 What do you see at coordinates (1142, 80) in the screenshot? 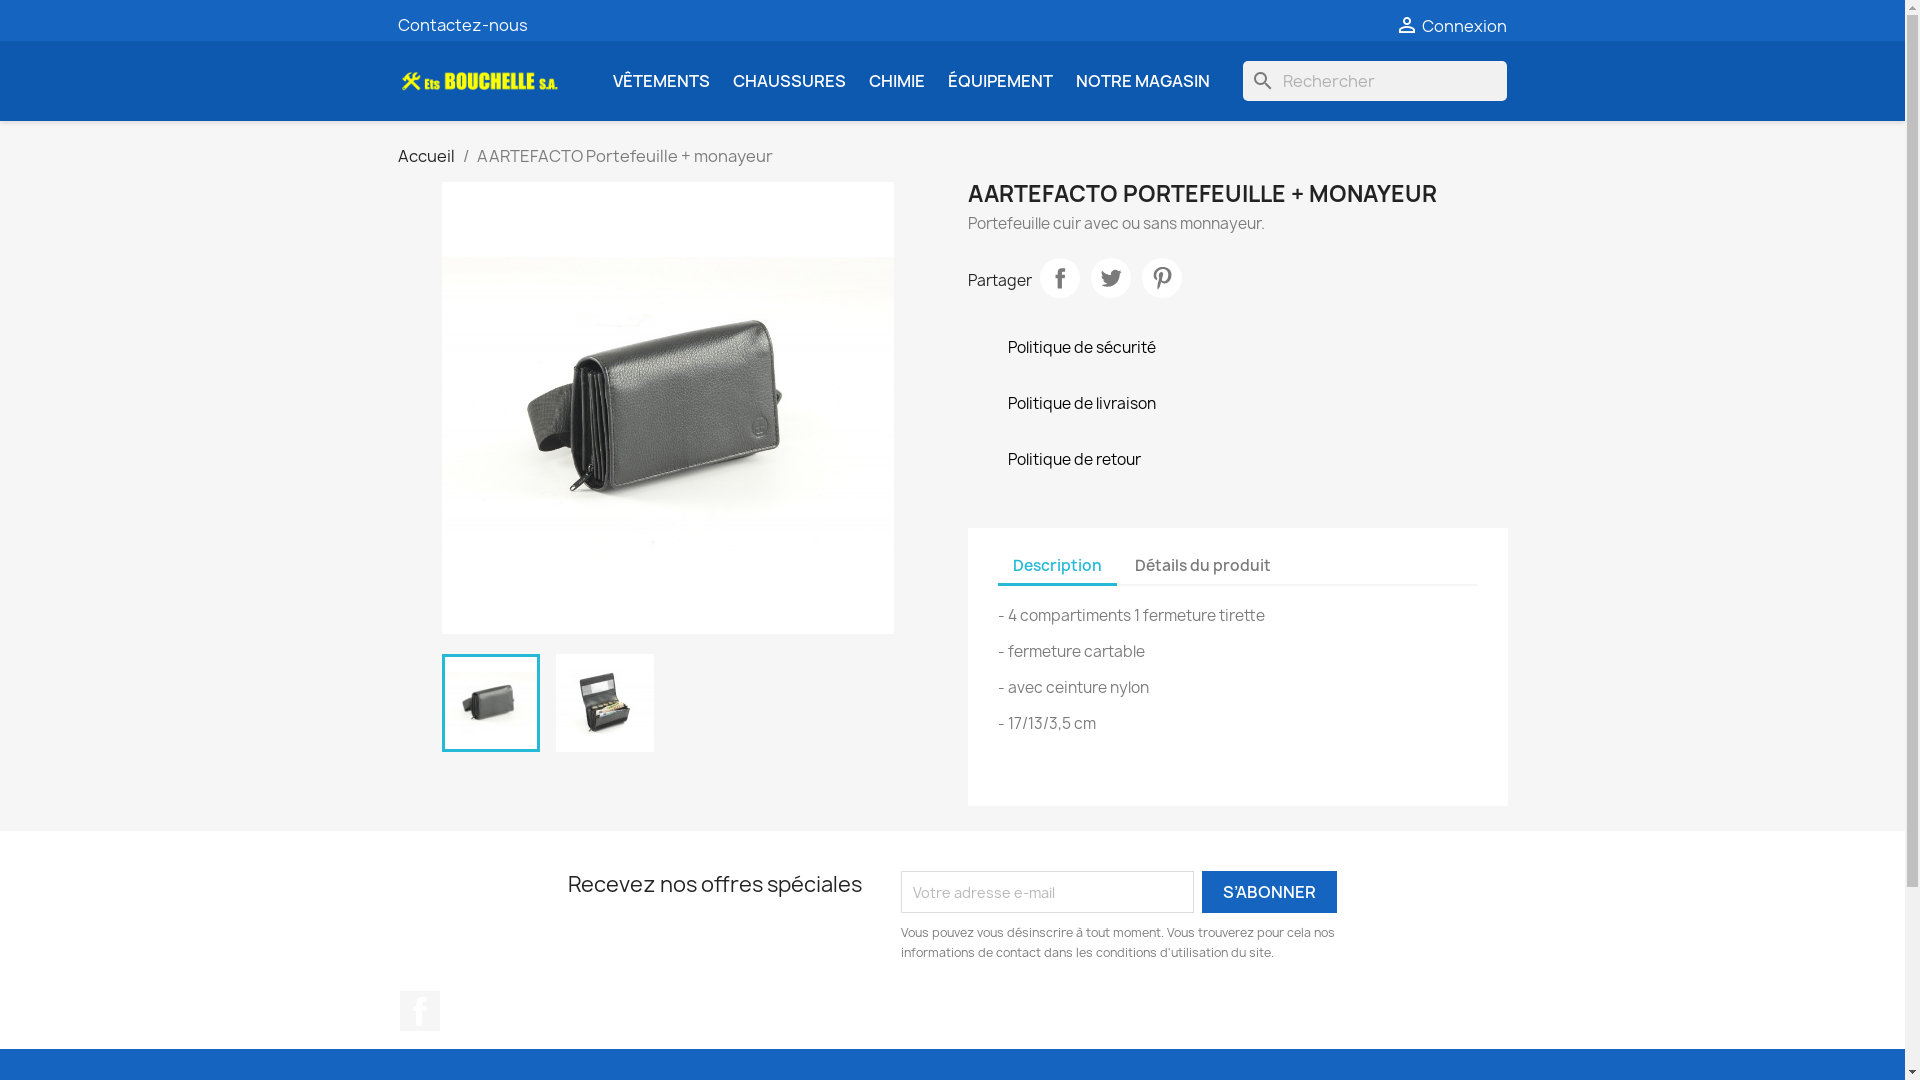
I see `'NOTRE MAGASIN'` at bounding box center [1142, 80].